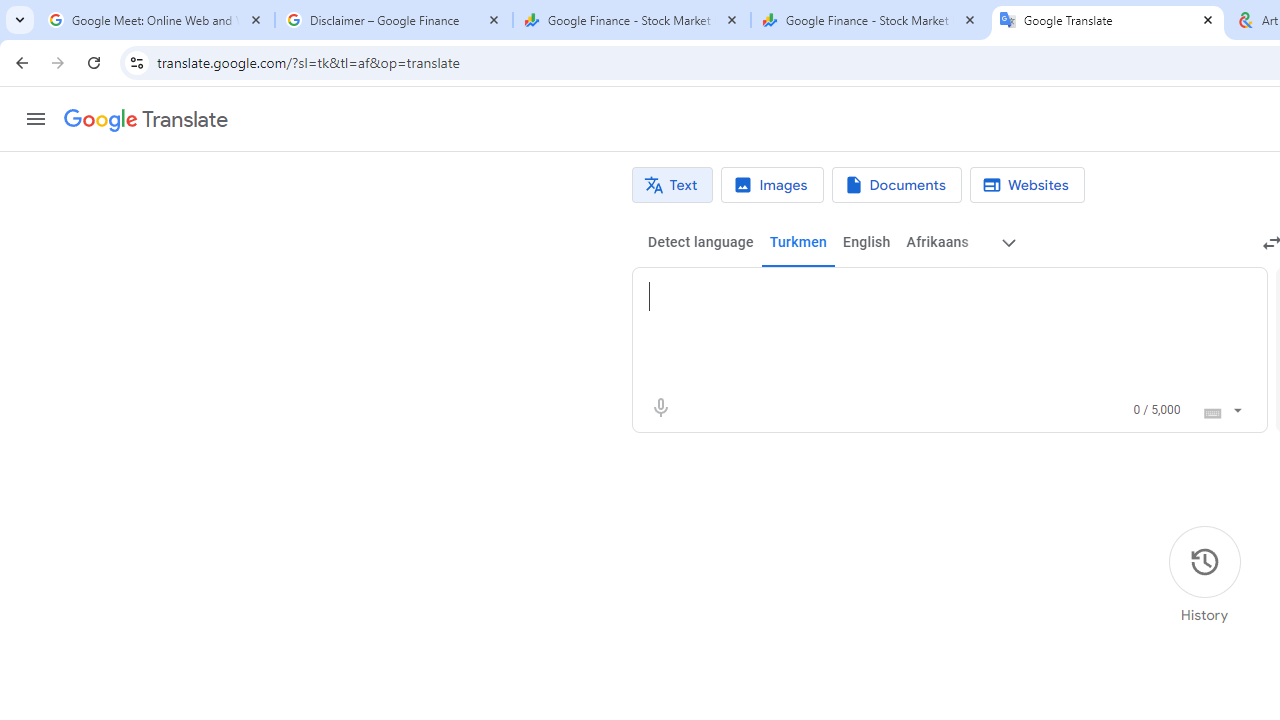 This screenshot has width=1280, height=720. I want to click on '0 of 5,000 characters used', so click(1157, 409).